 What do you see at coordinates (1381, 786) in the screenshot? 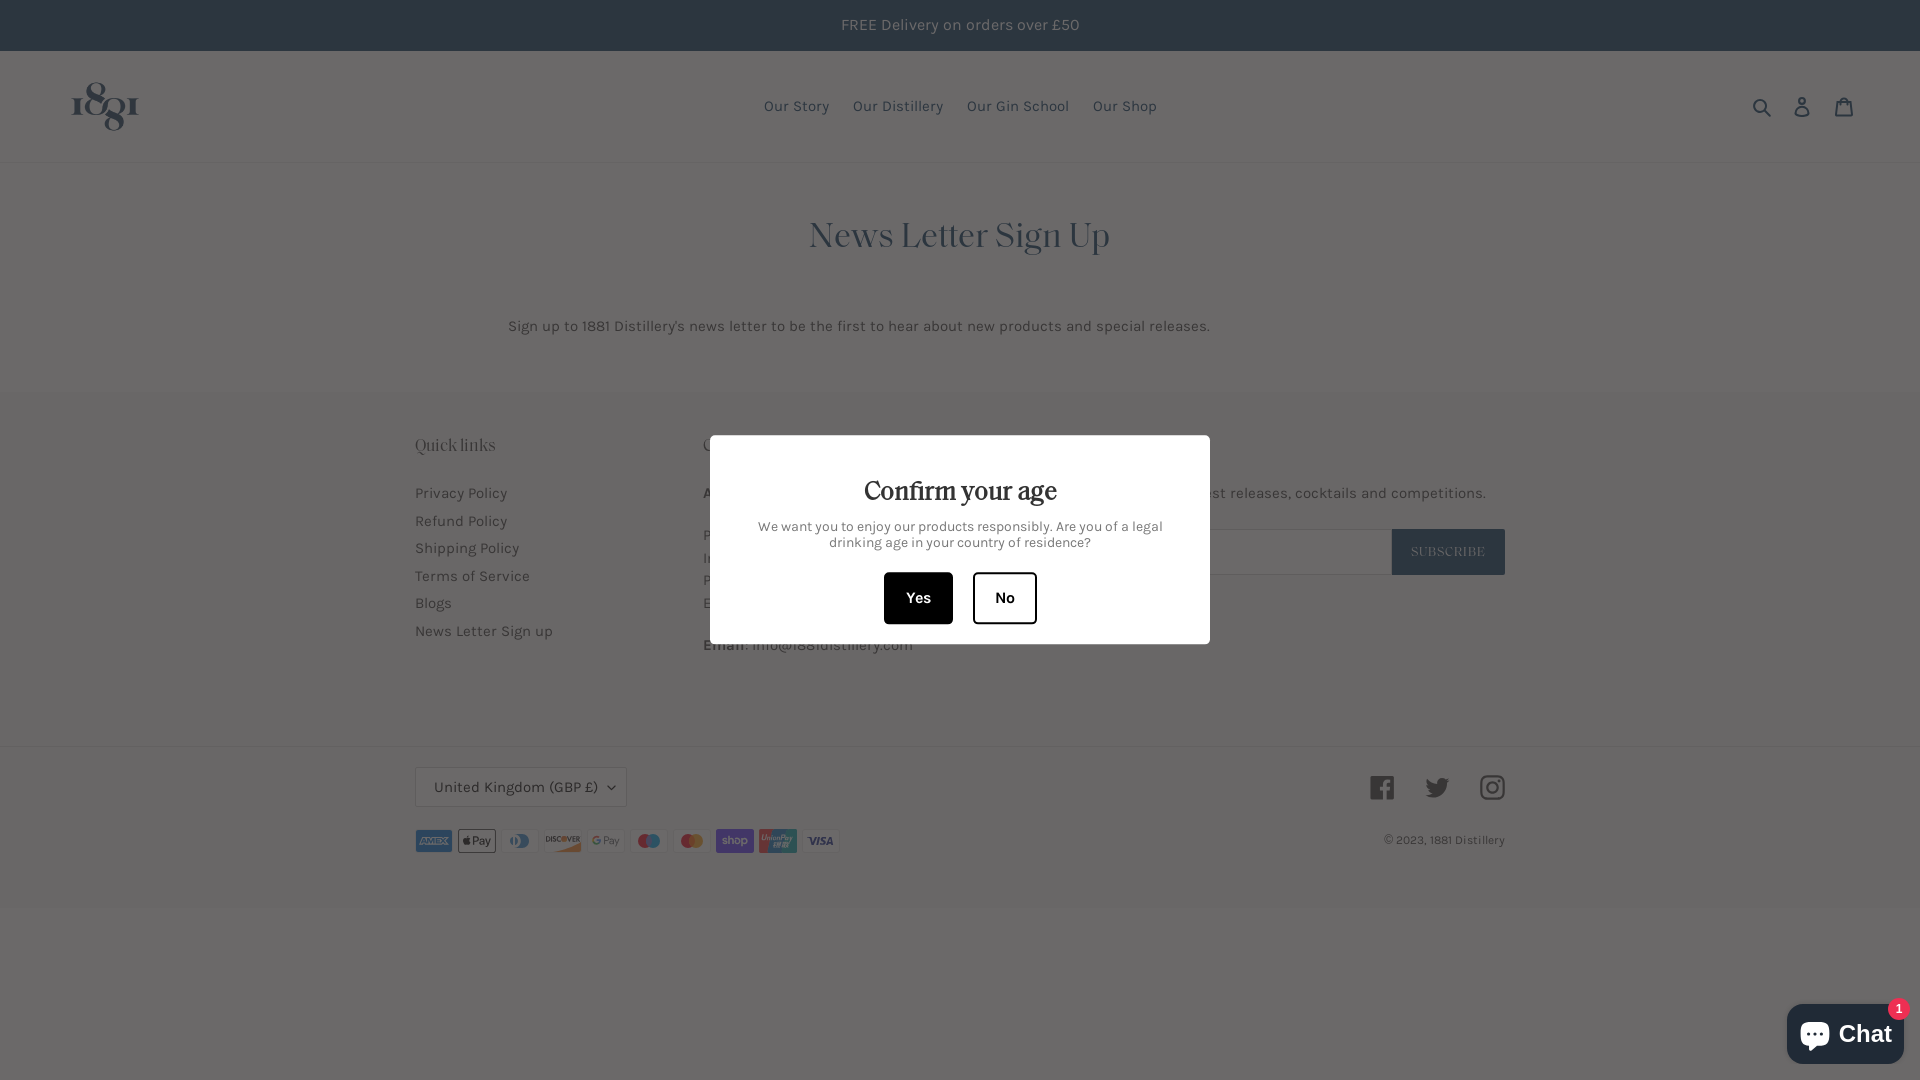
I see `'Facebook'` at bounding box center [1381, 786].